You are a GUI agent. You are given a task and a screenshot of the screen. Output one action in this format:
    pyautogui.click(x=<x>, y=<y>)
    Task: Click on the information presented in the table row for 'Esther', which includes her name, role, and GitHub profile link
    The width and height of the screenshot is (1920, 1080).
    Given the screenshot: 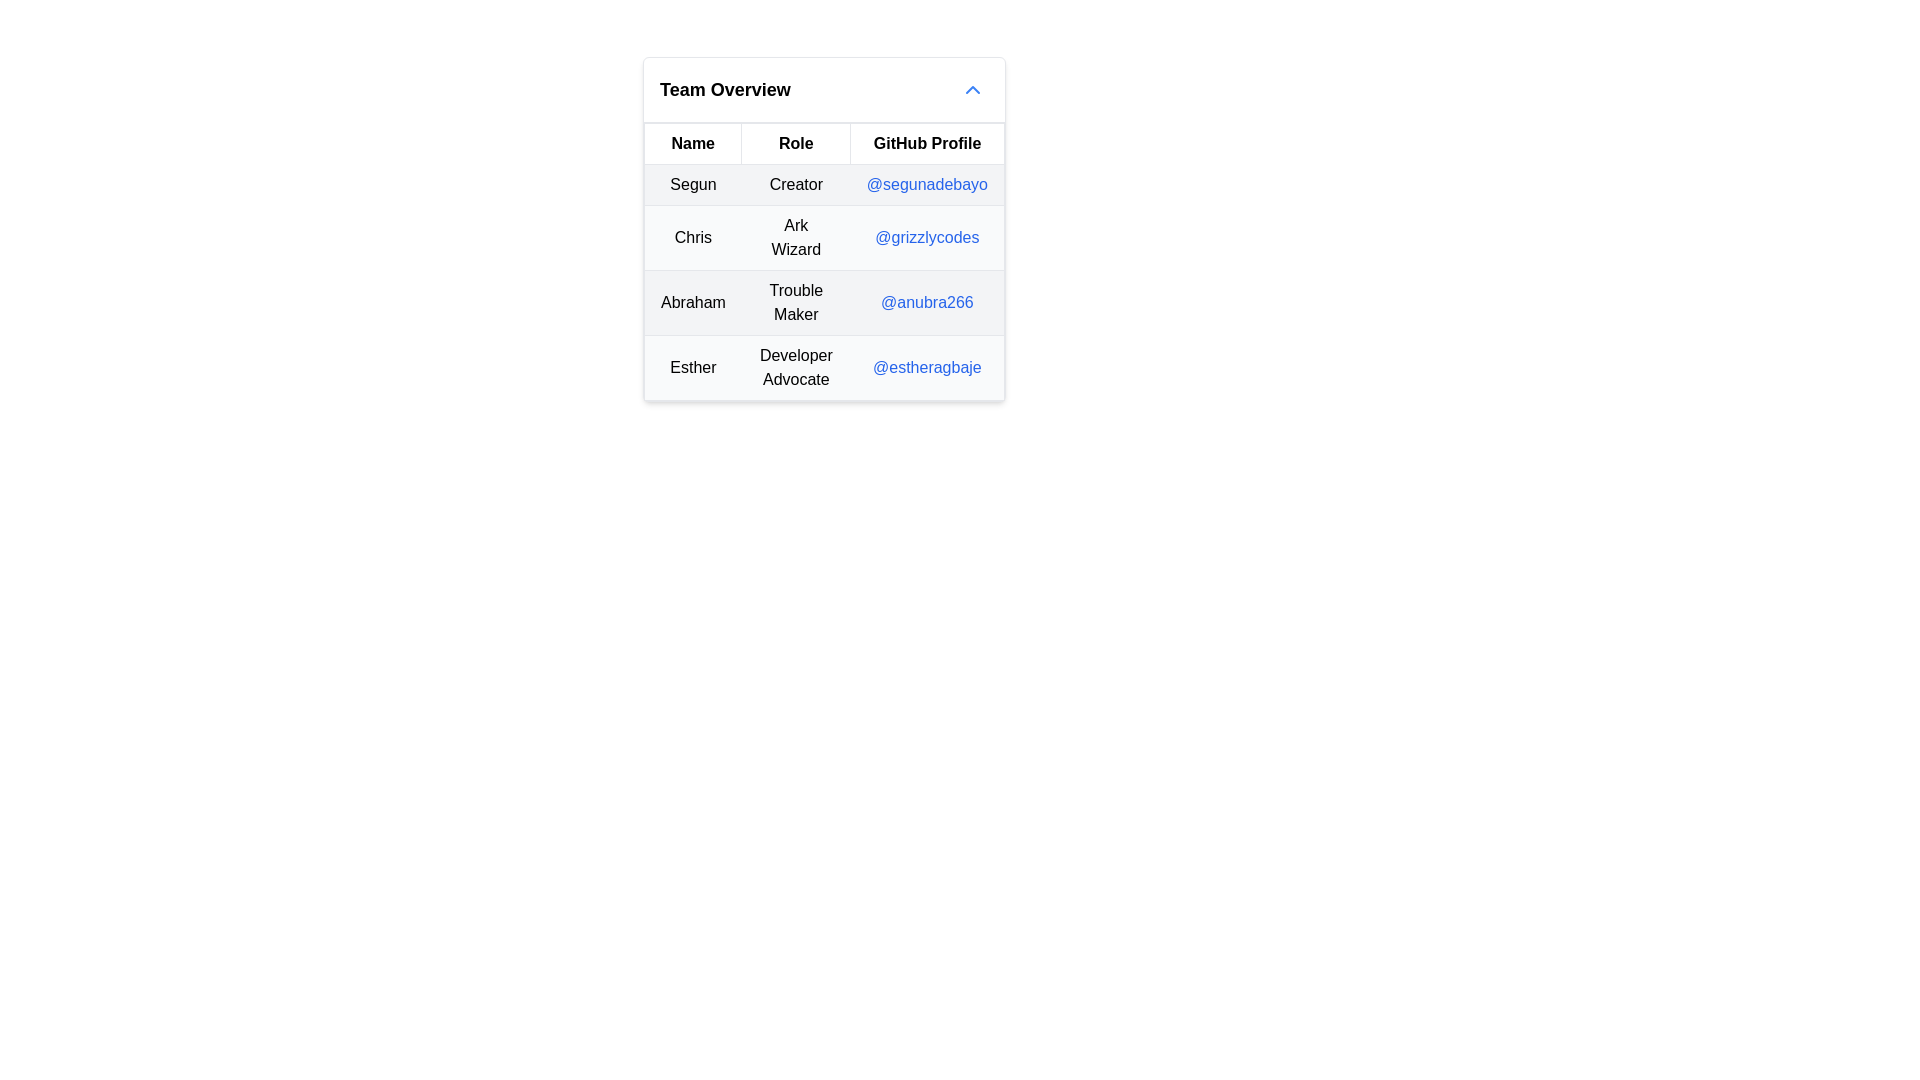 What is the action you would take?
    pyautogui.click(x=824, y=367)
    